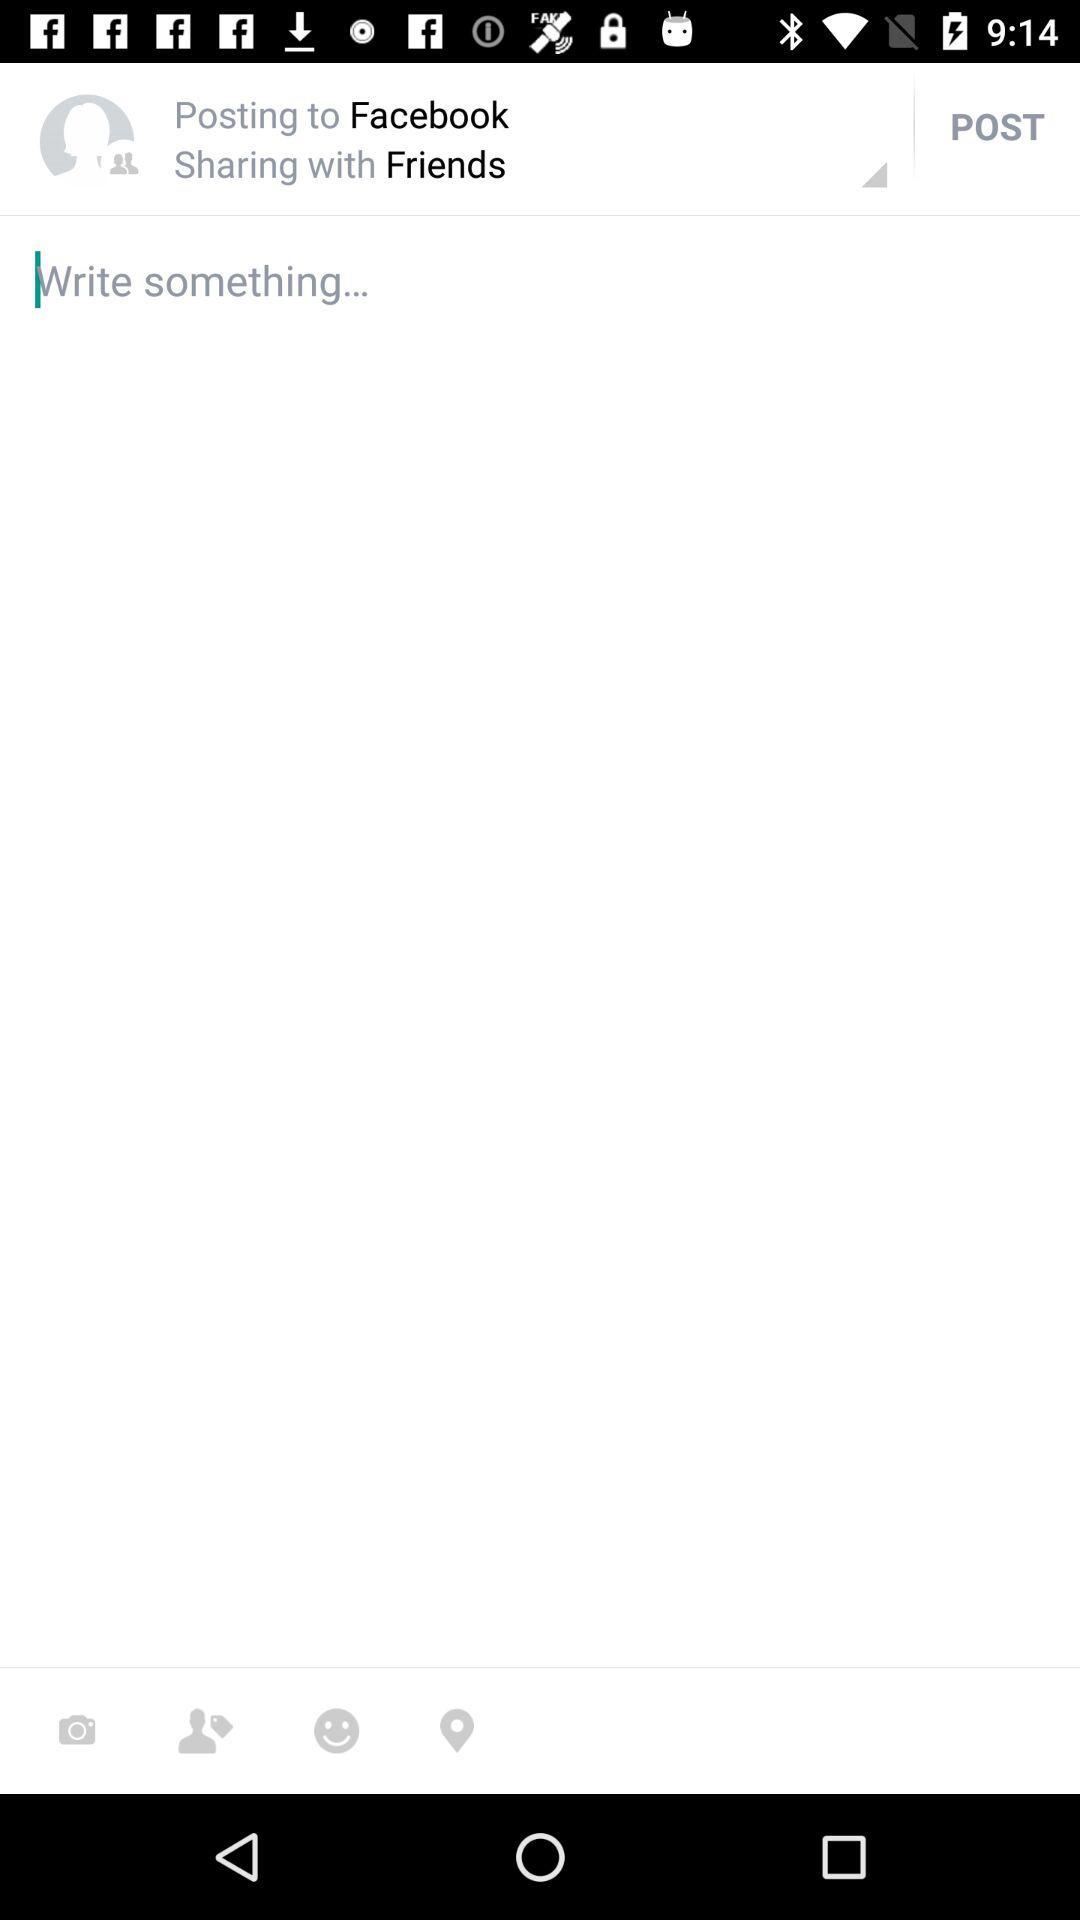  What do you see at coordinates (76, 1730) in the screenshot?
I see `the photo icon` at bounding box center [76, 1730].